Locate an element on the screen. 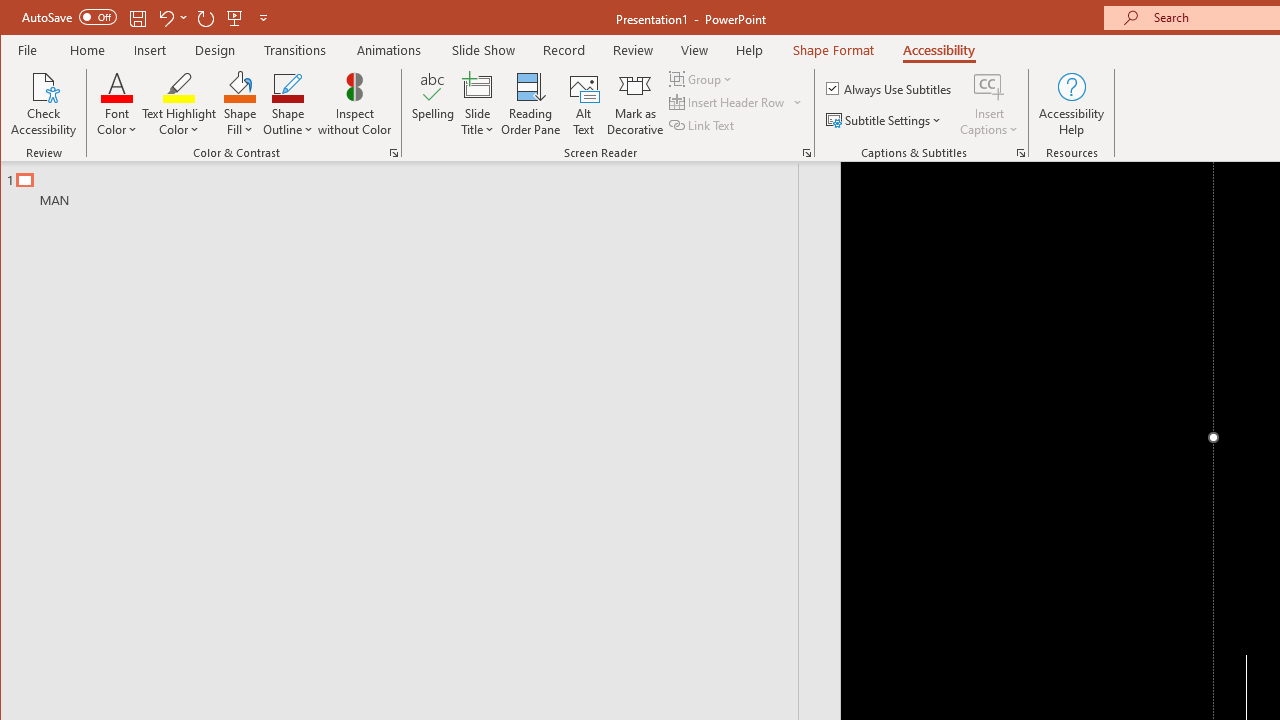 Image resolution: width=1280 pixels, height=720 pixels. 'Insert Header Row' is located at coordinates (735, 102).